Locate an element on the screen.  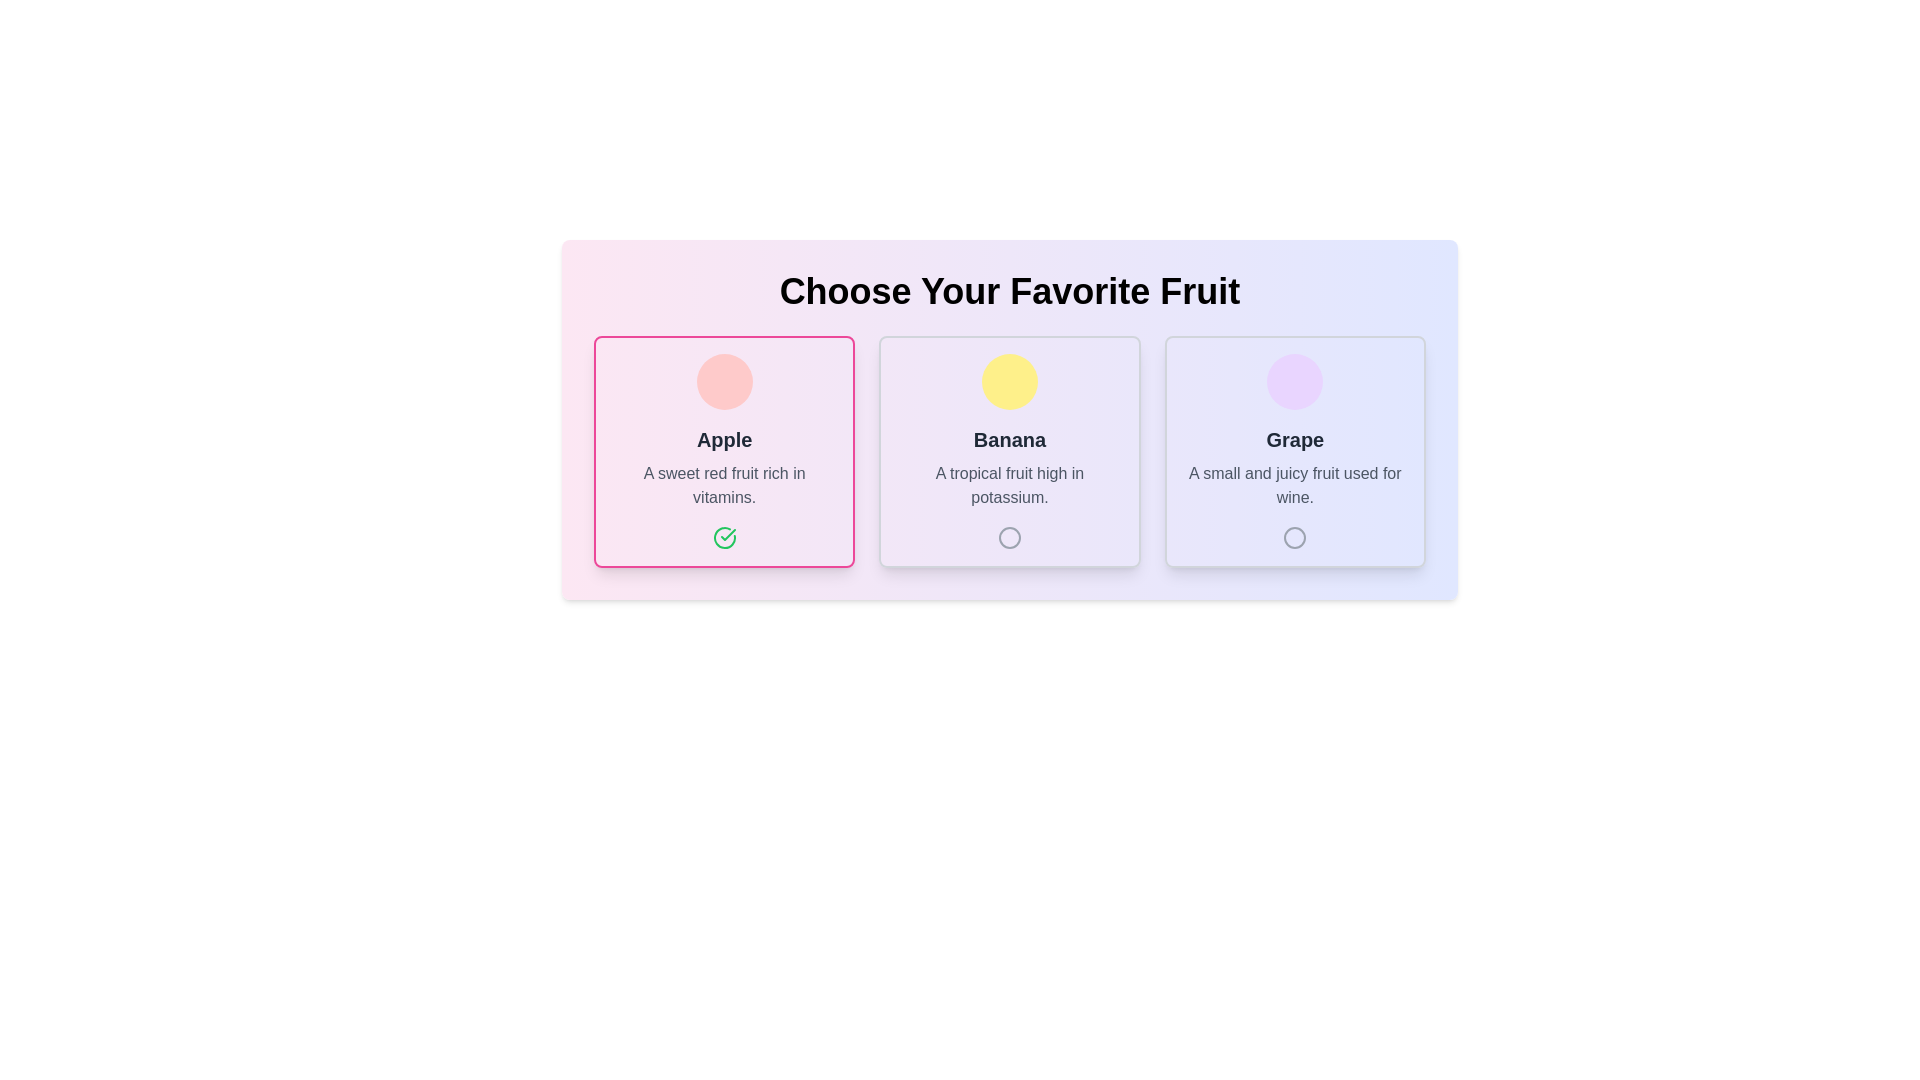
the header text element displaying 'Choose Your Favorite Fruit' to trigger possible UI effects is located at coordinates (1009, 292).